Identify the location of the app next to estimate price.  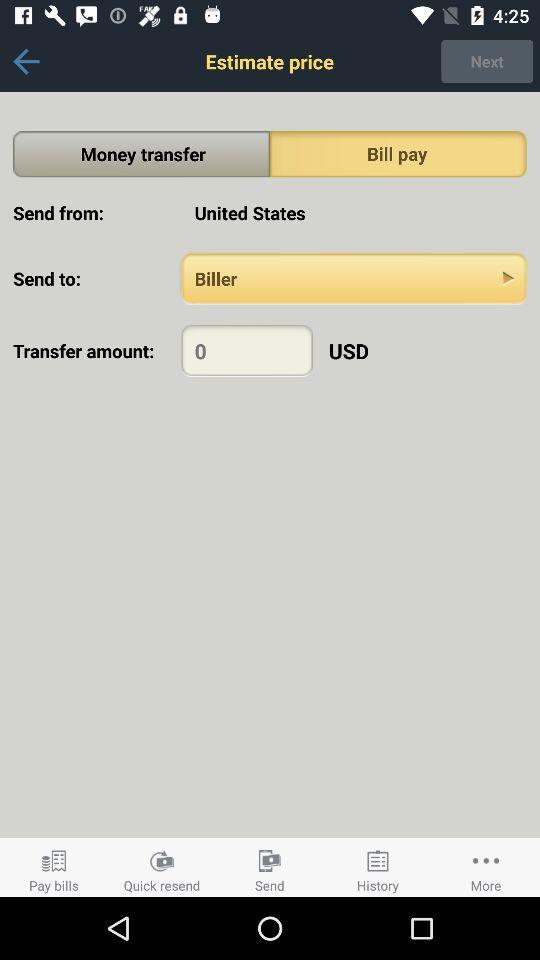
(486, 61).